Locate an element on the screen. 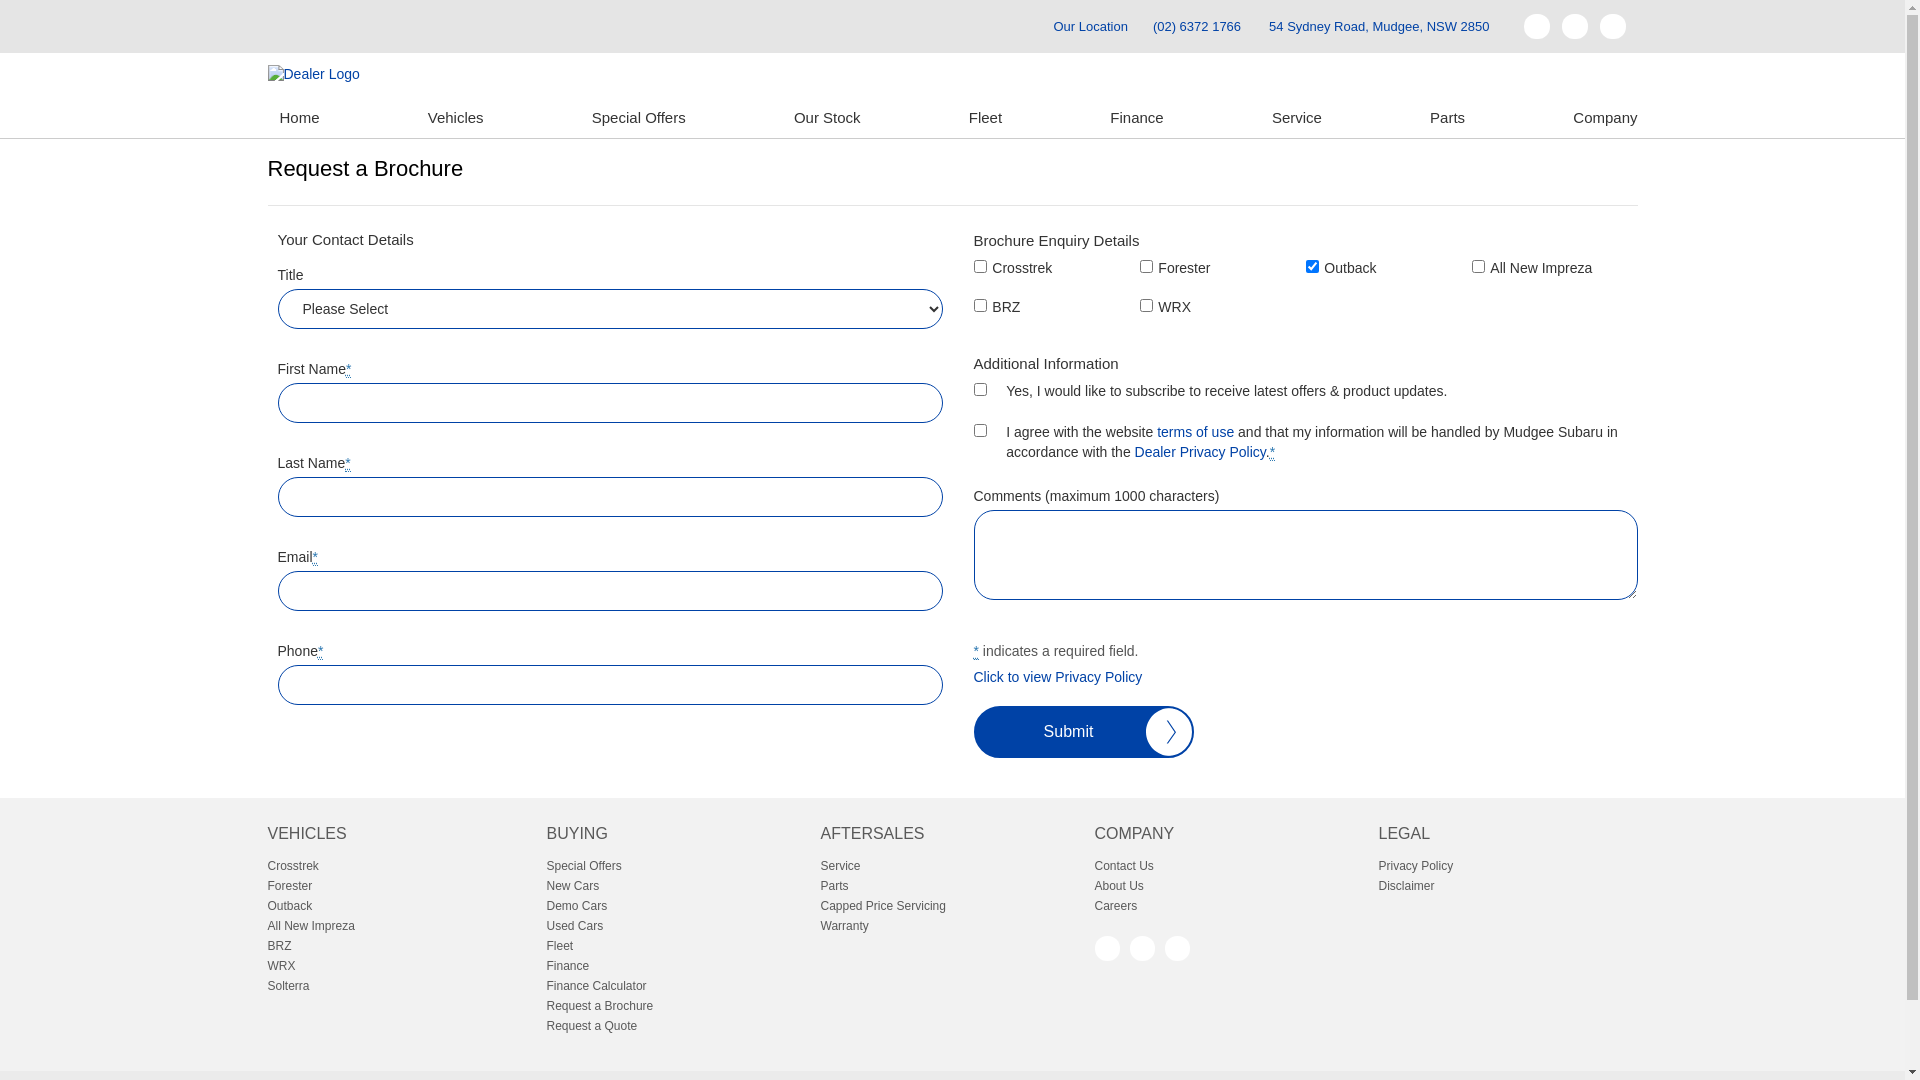  'New Cars' is located at coordinates (546, 885).